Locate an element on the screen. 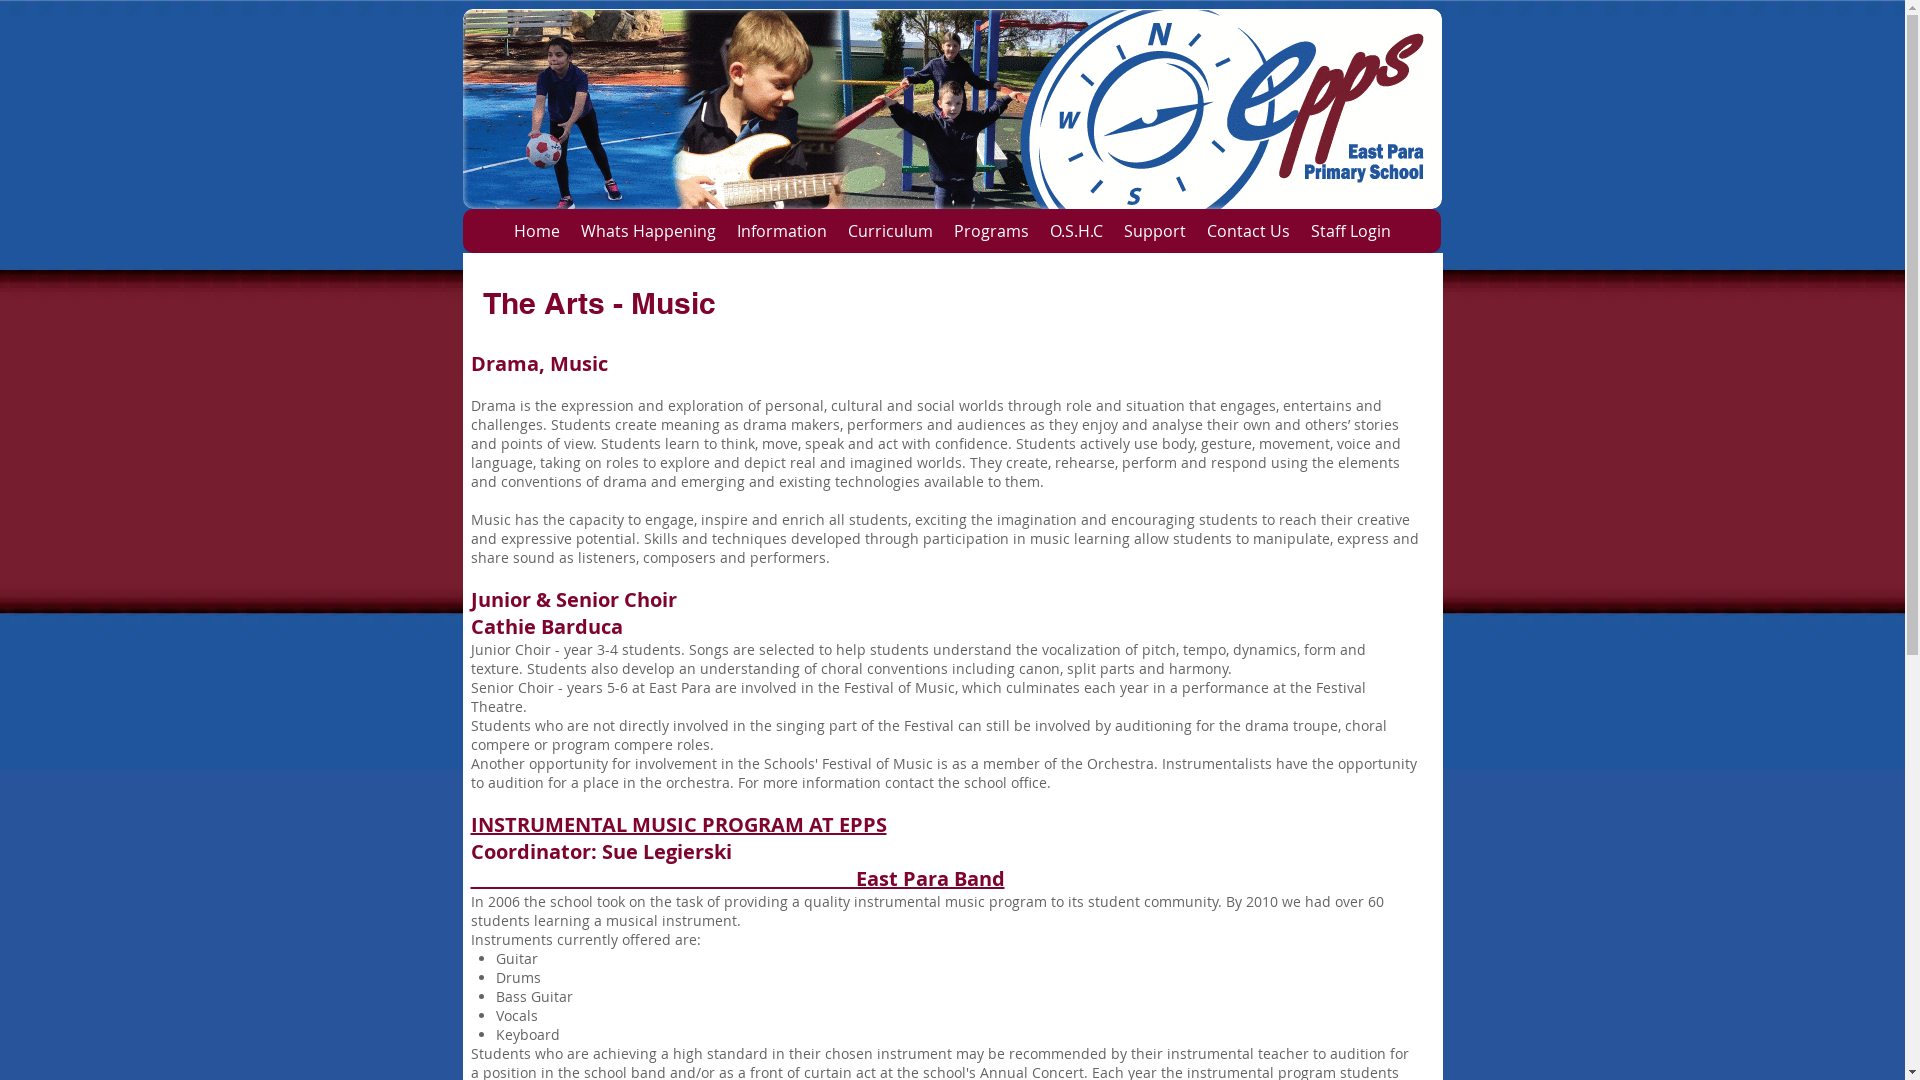 The height and width of the screenshot is (1080, 1920). 'Staff Login' is located at coordinates (1350, 230).